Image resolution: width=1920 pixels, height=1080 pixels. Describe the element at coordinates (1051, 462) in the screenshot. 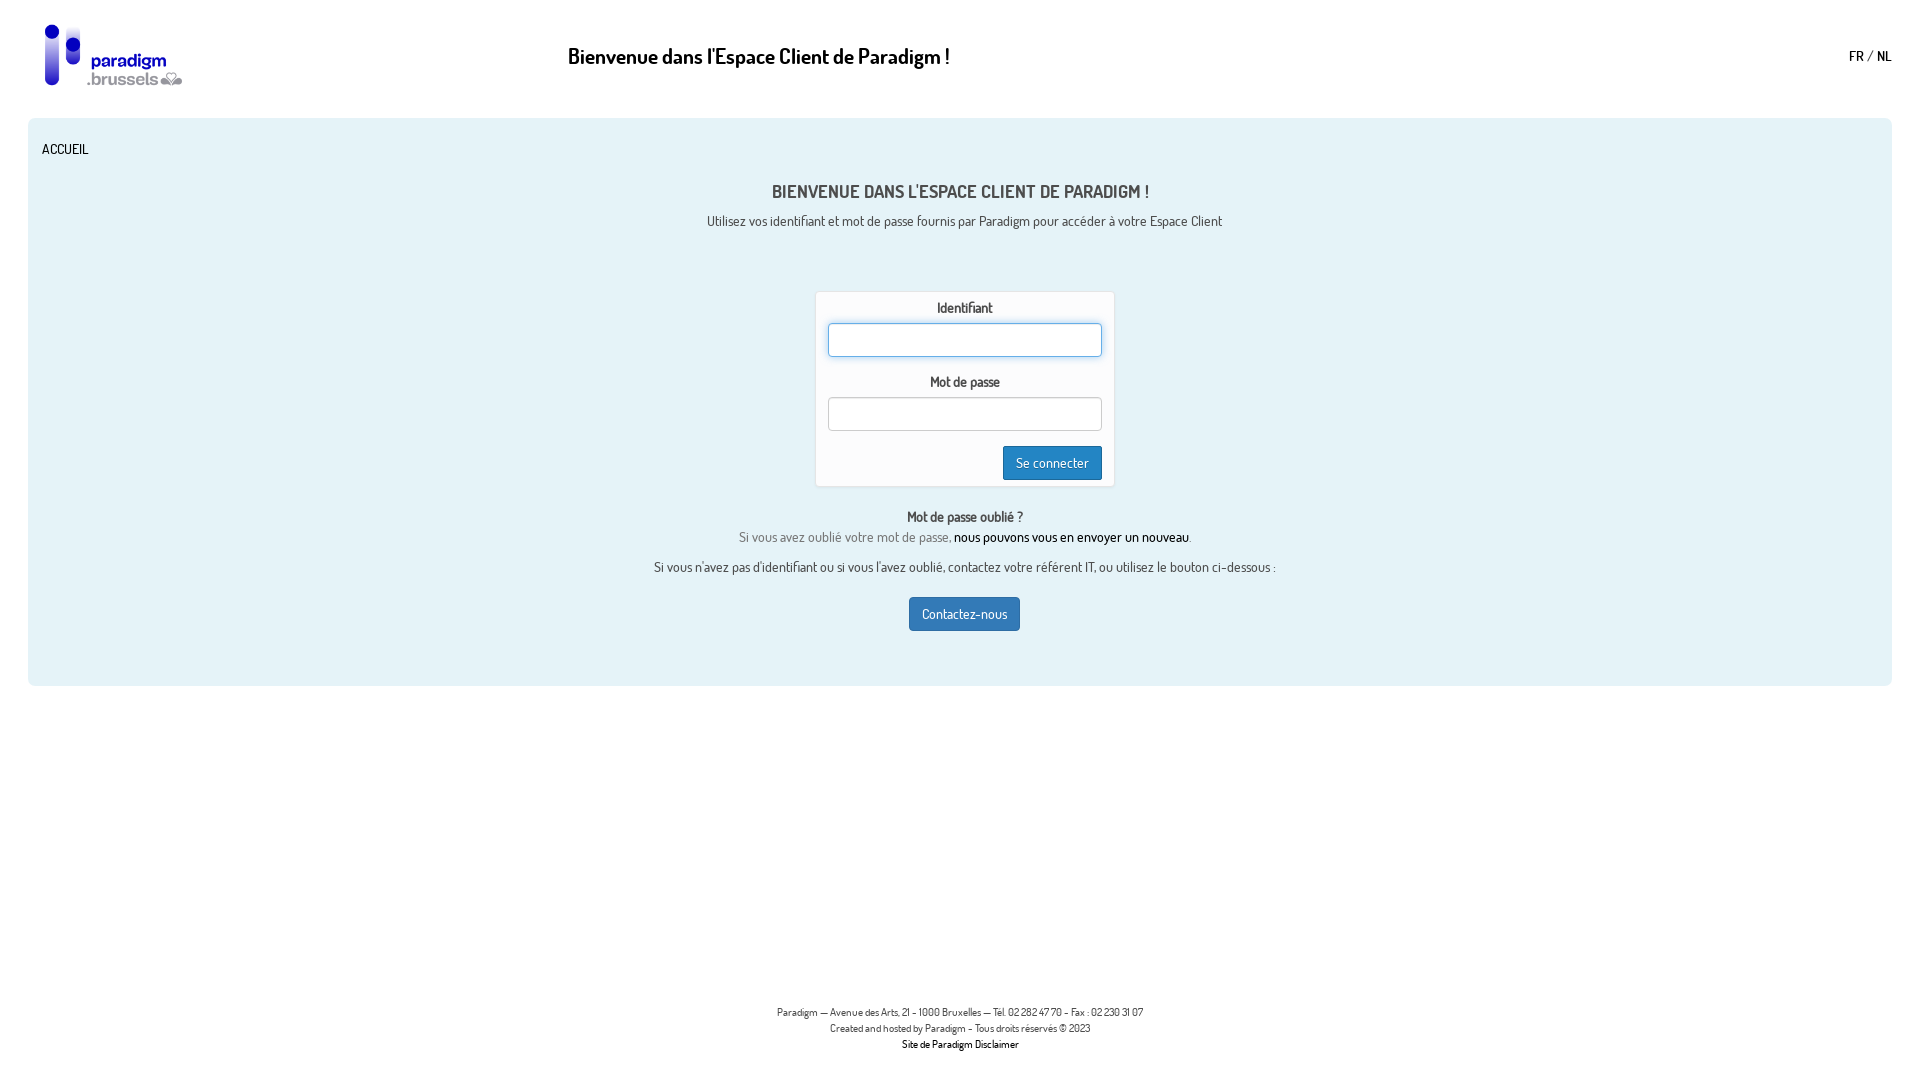

I see `'Se connecter'` at that location.